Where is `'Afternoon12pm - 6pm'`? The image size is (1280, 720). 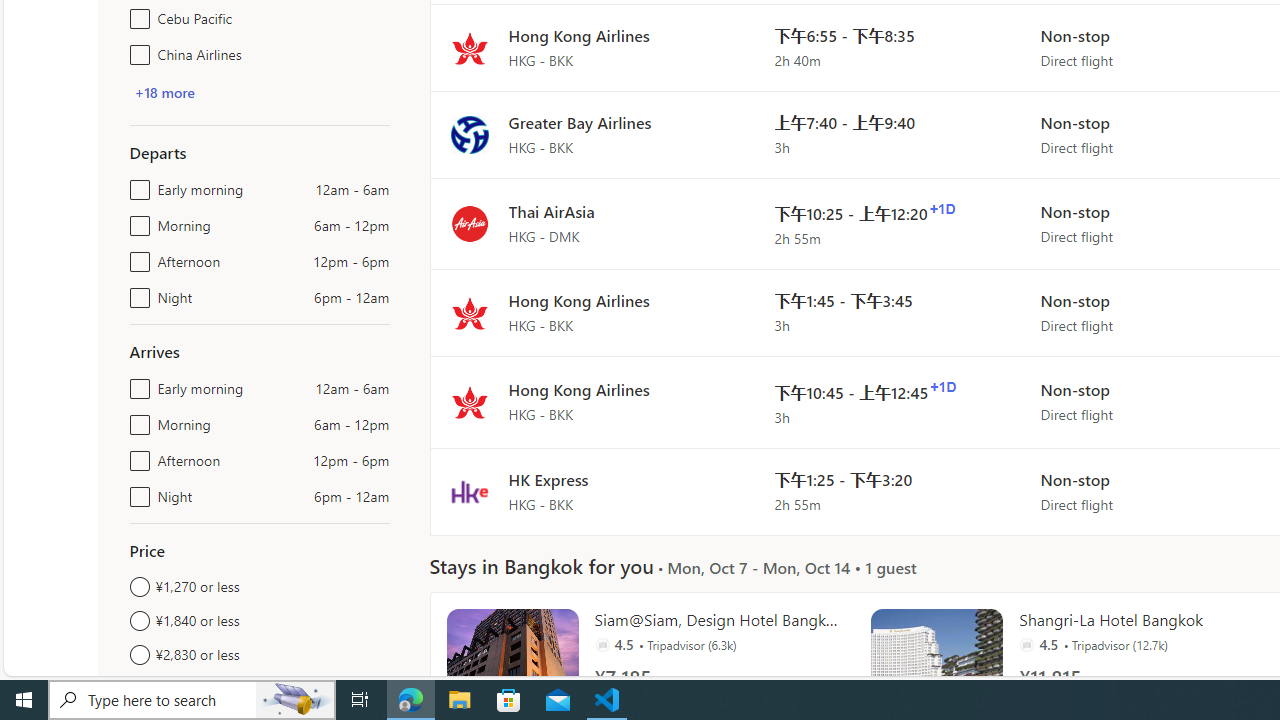 'Afternoon12pm - 6pm' is located at coordinates (135, 456).